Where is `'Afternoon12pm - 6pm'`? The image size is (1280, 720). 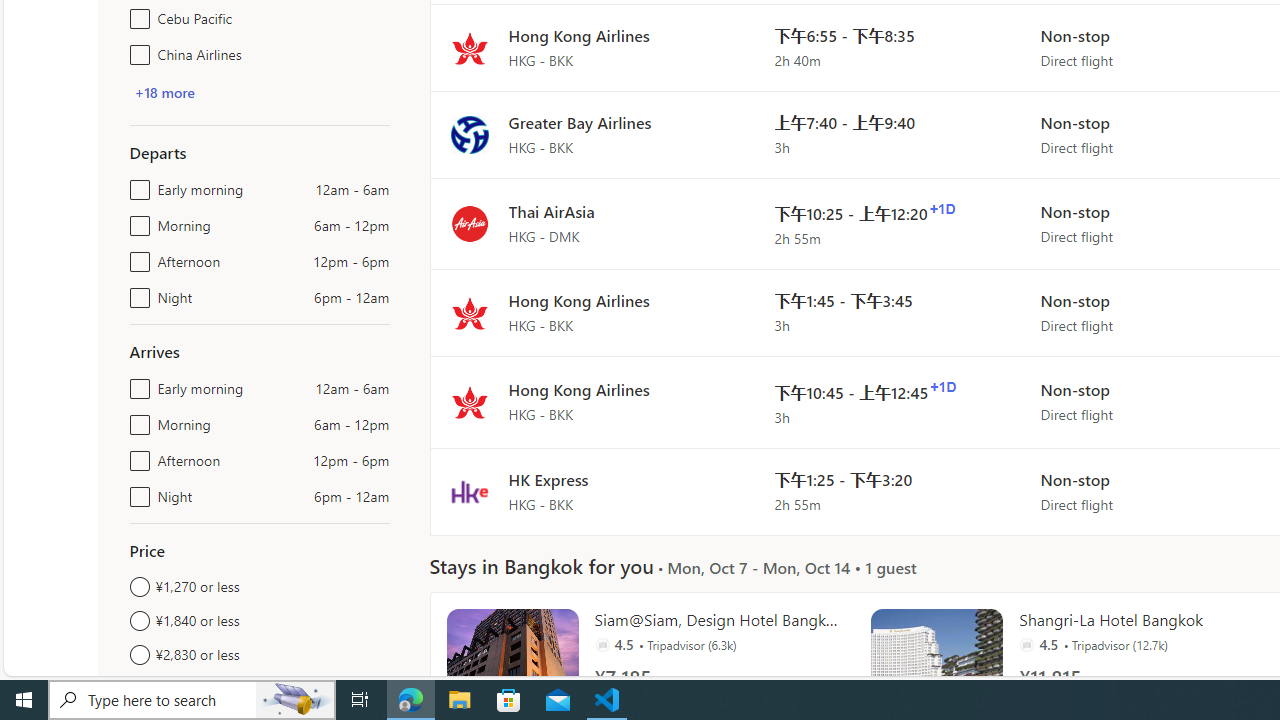 'Afternoon12pm - 6pm' is located at coordinates (135, 456).